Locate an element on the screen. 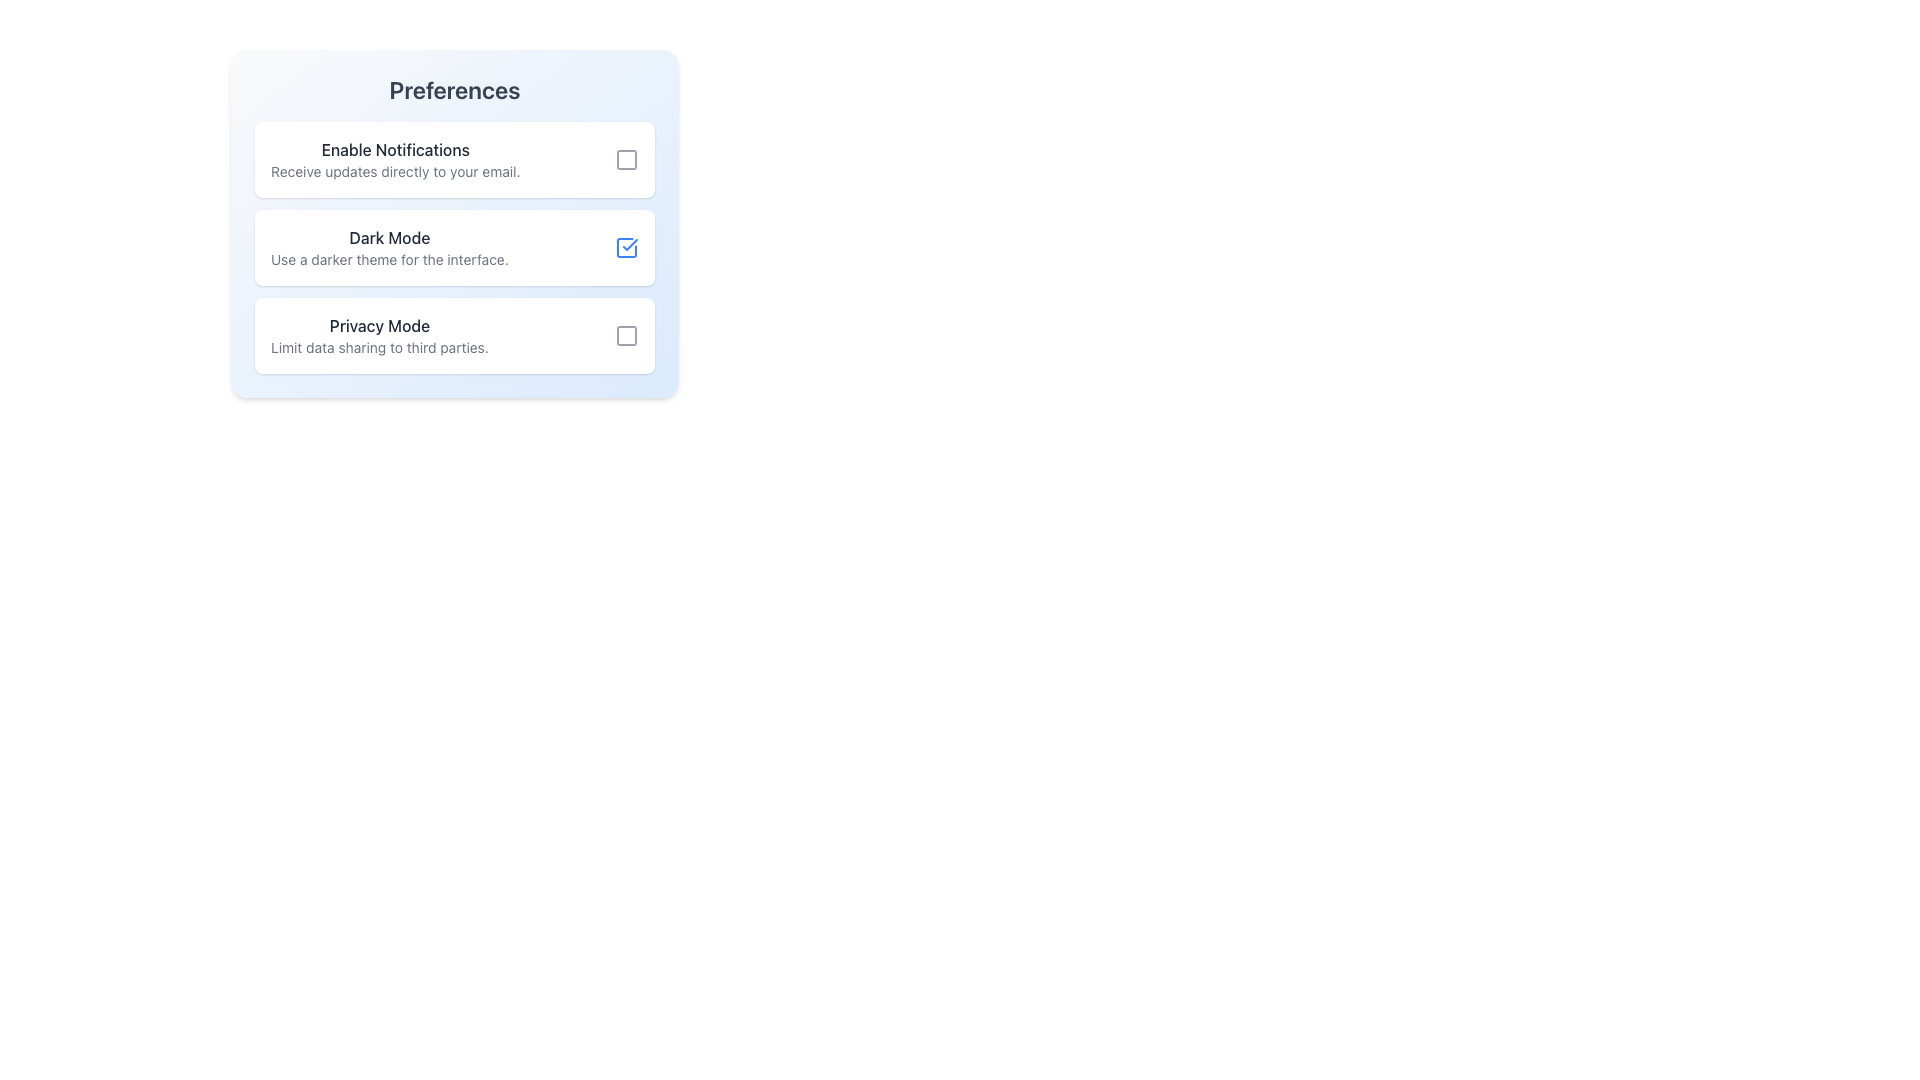  description of the 'Dark Mode' selectable list item, which is the second card in the Preferences panel, featuring a title in bold gray text and a blue checkmark icon is located at coordinates (454, 246).